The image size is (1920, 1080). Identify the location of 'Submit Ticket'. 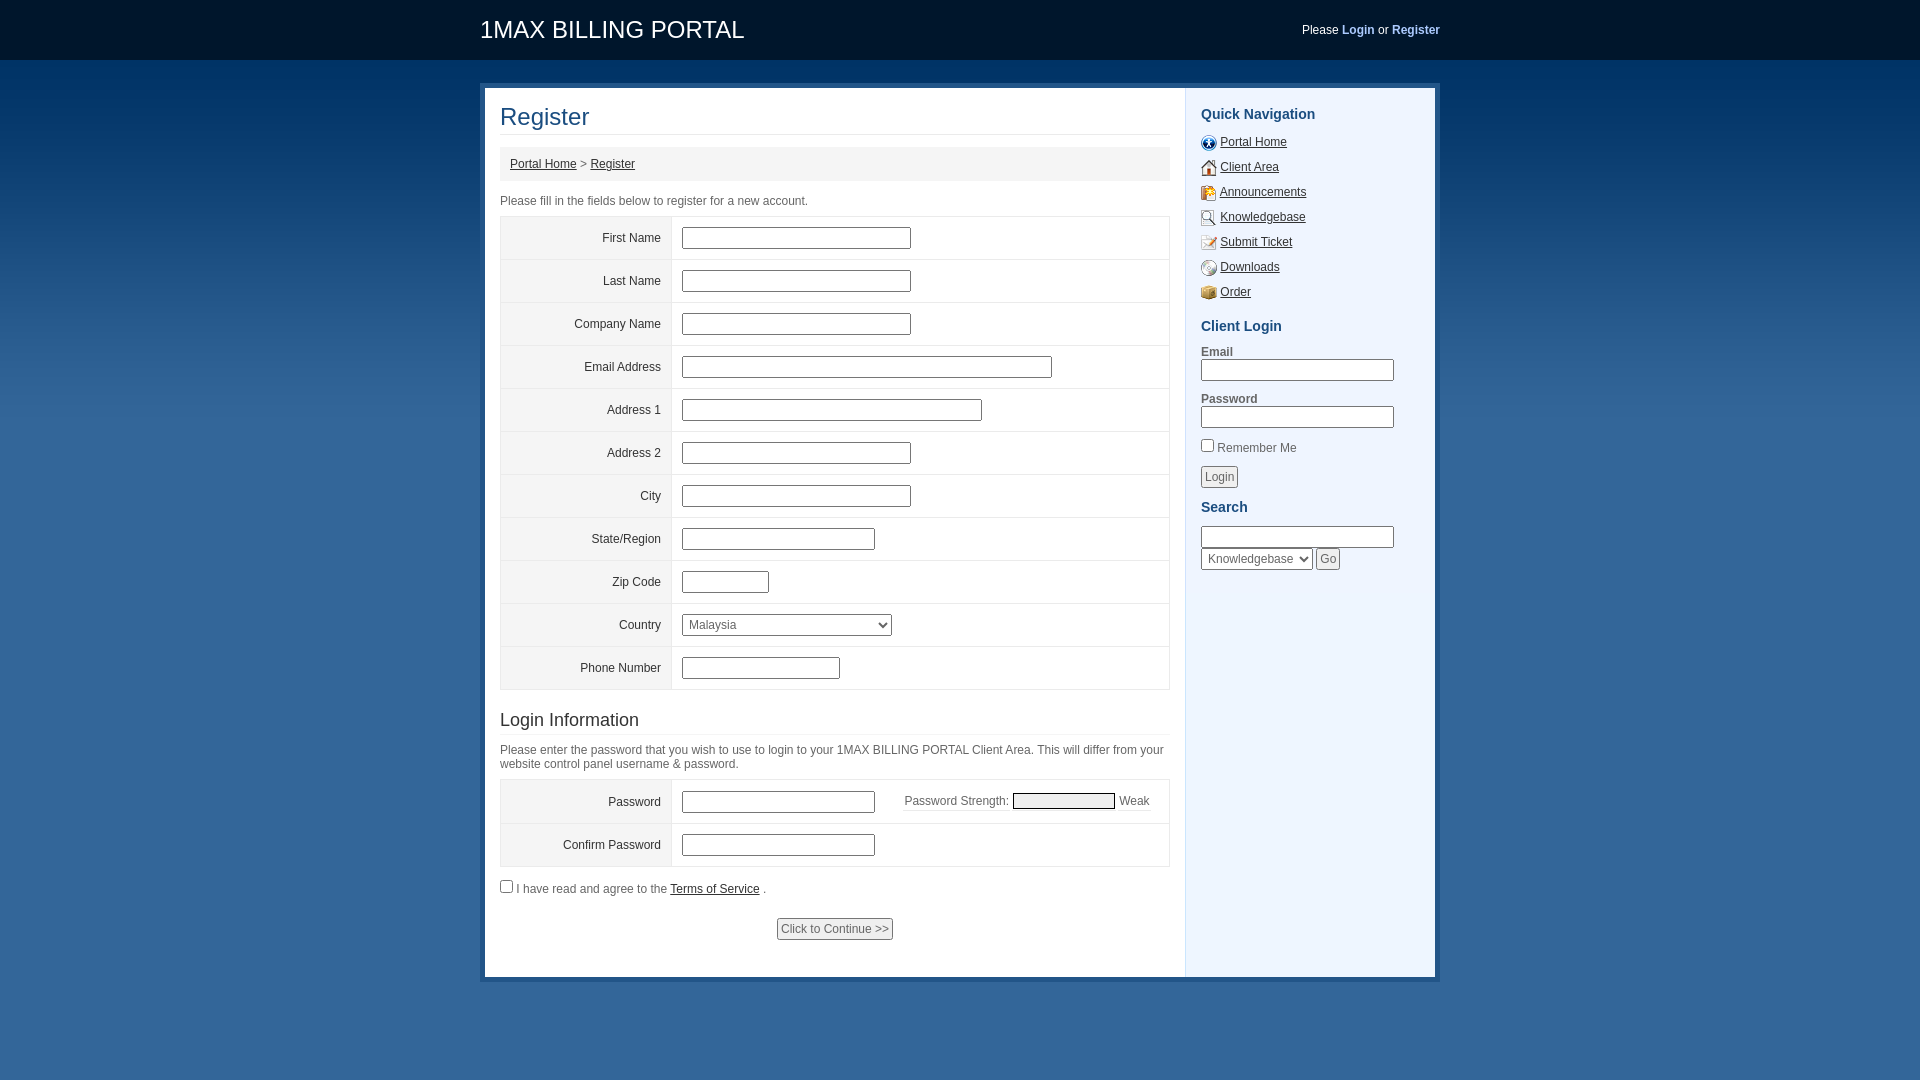
(1218, 241).